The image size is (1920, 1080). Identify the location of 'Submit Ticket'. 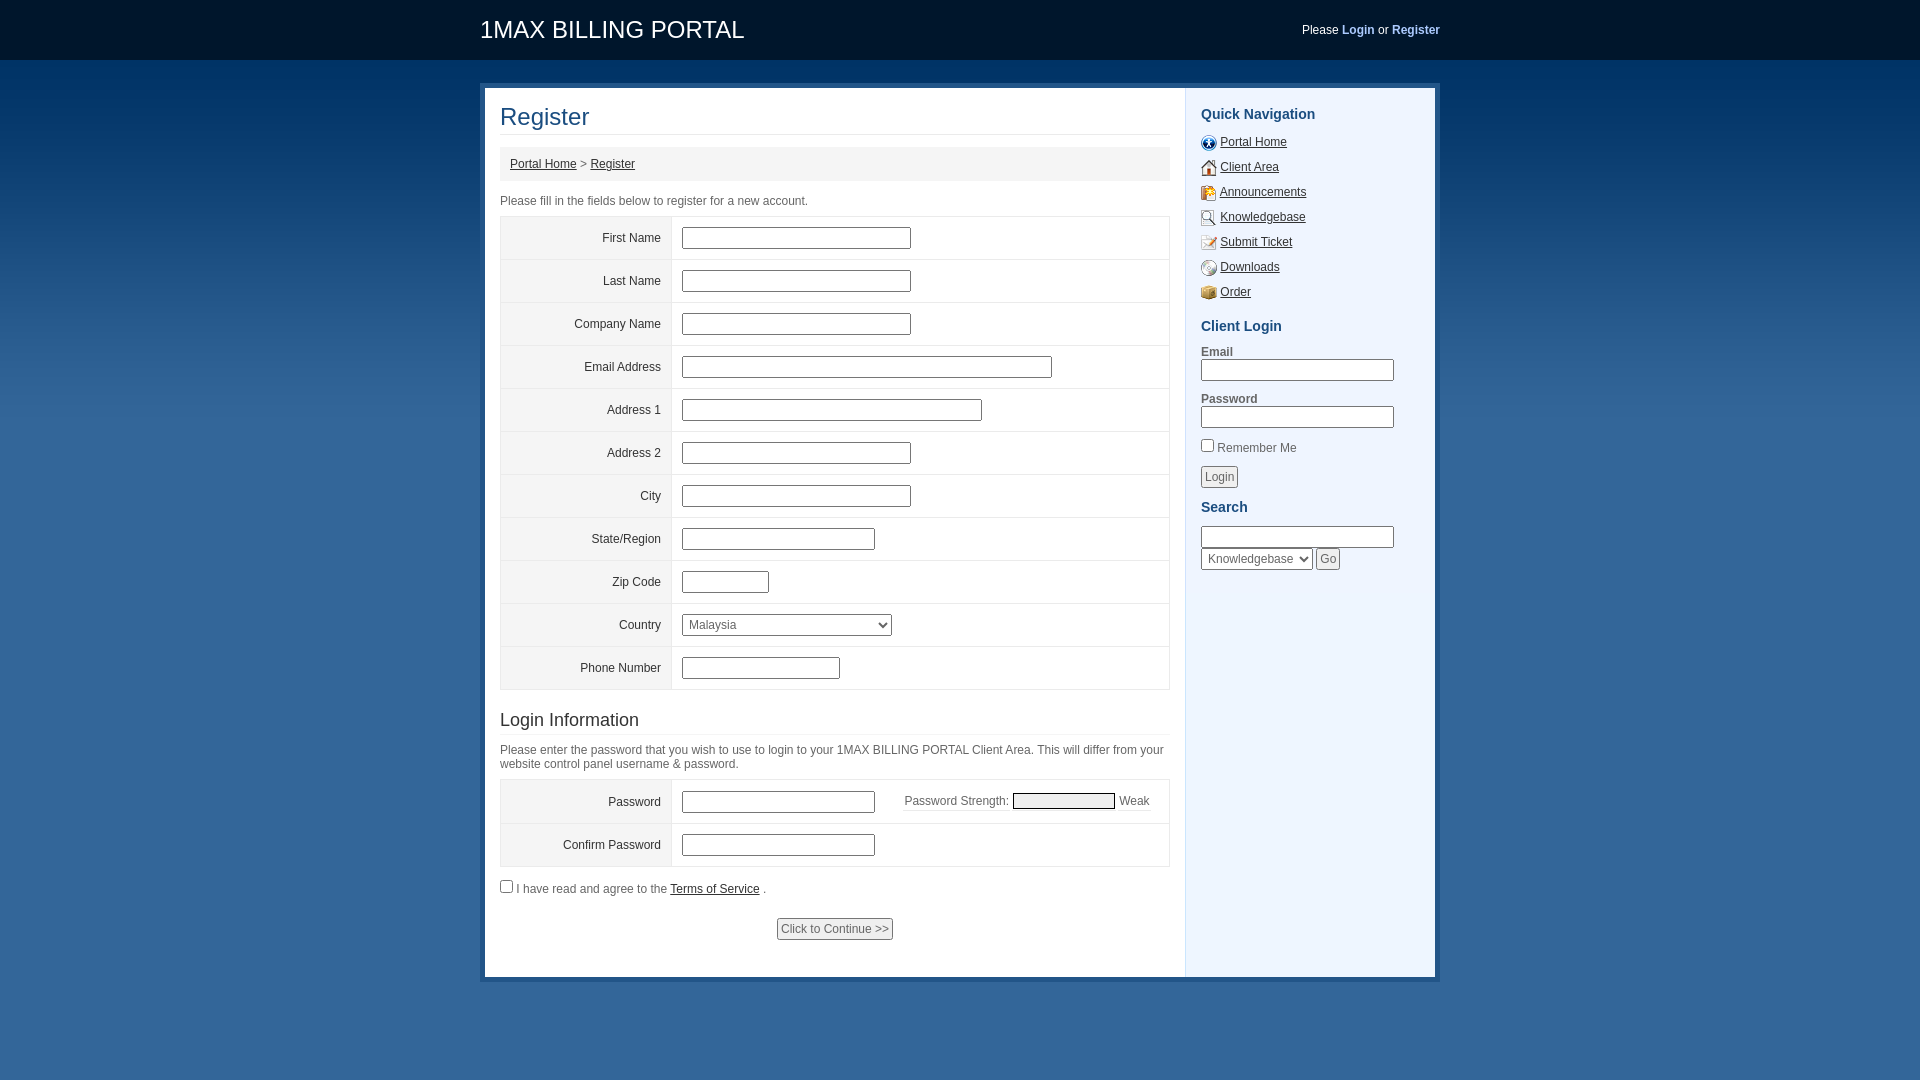
(1218, 241).